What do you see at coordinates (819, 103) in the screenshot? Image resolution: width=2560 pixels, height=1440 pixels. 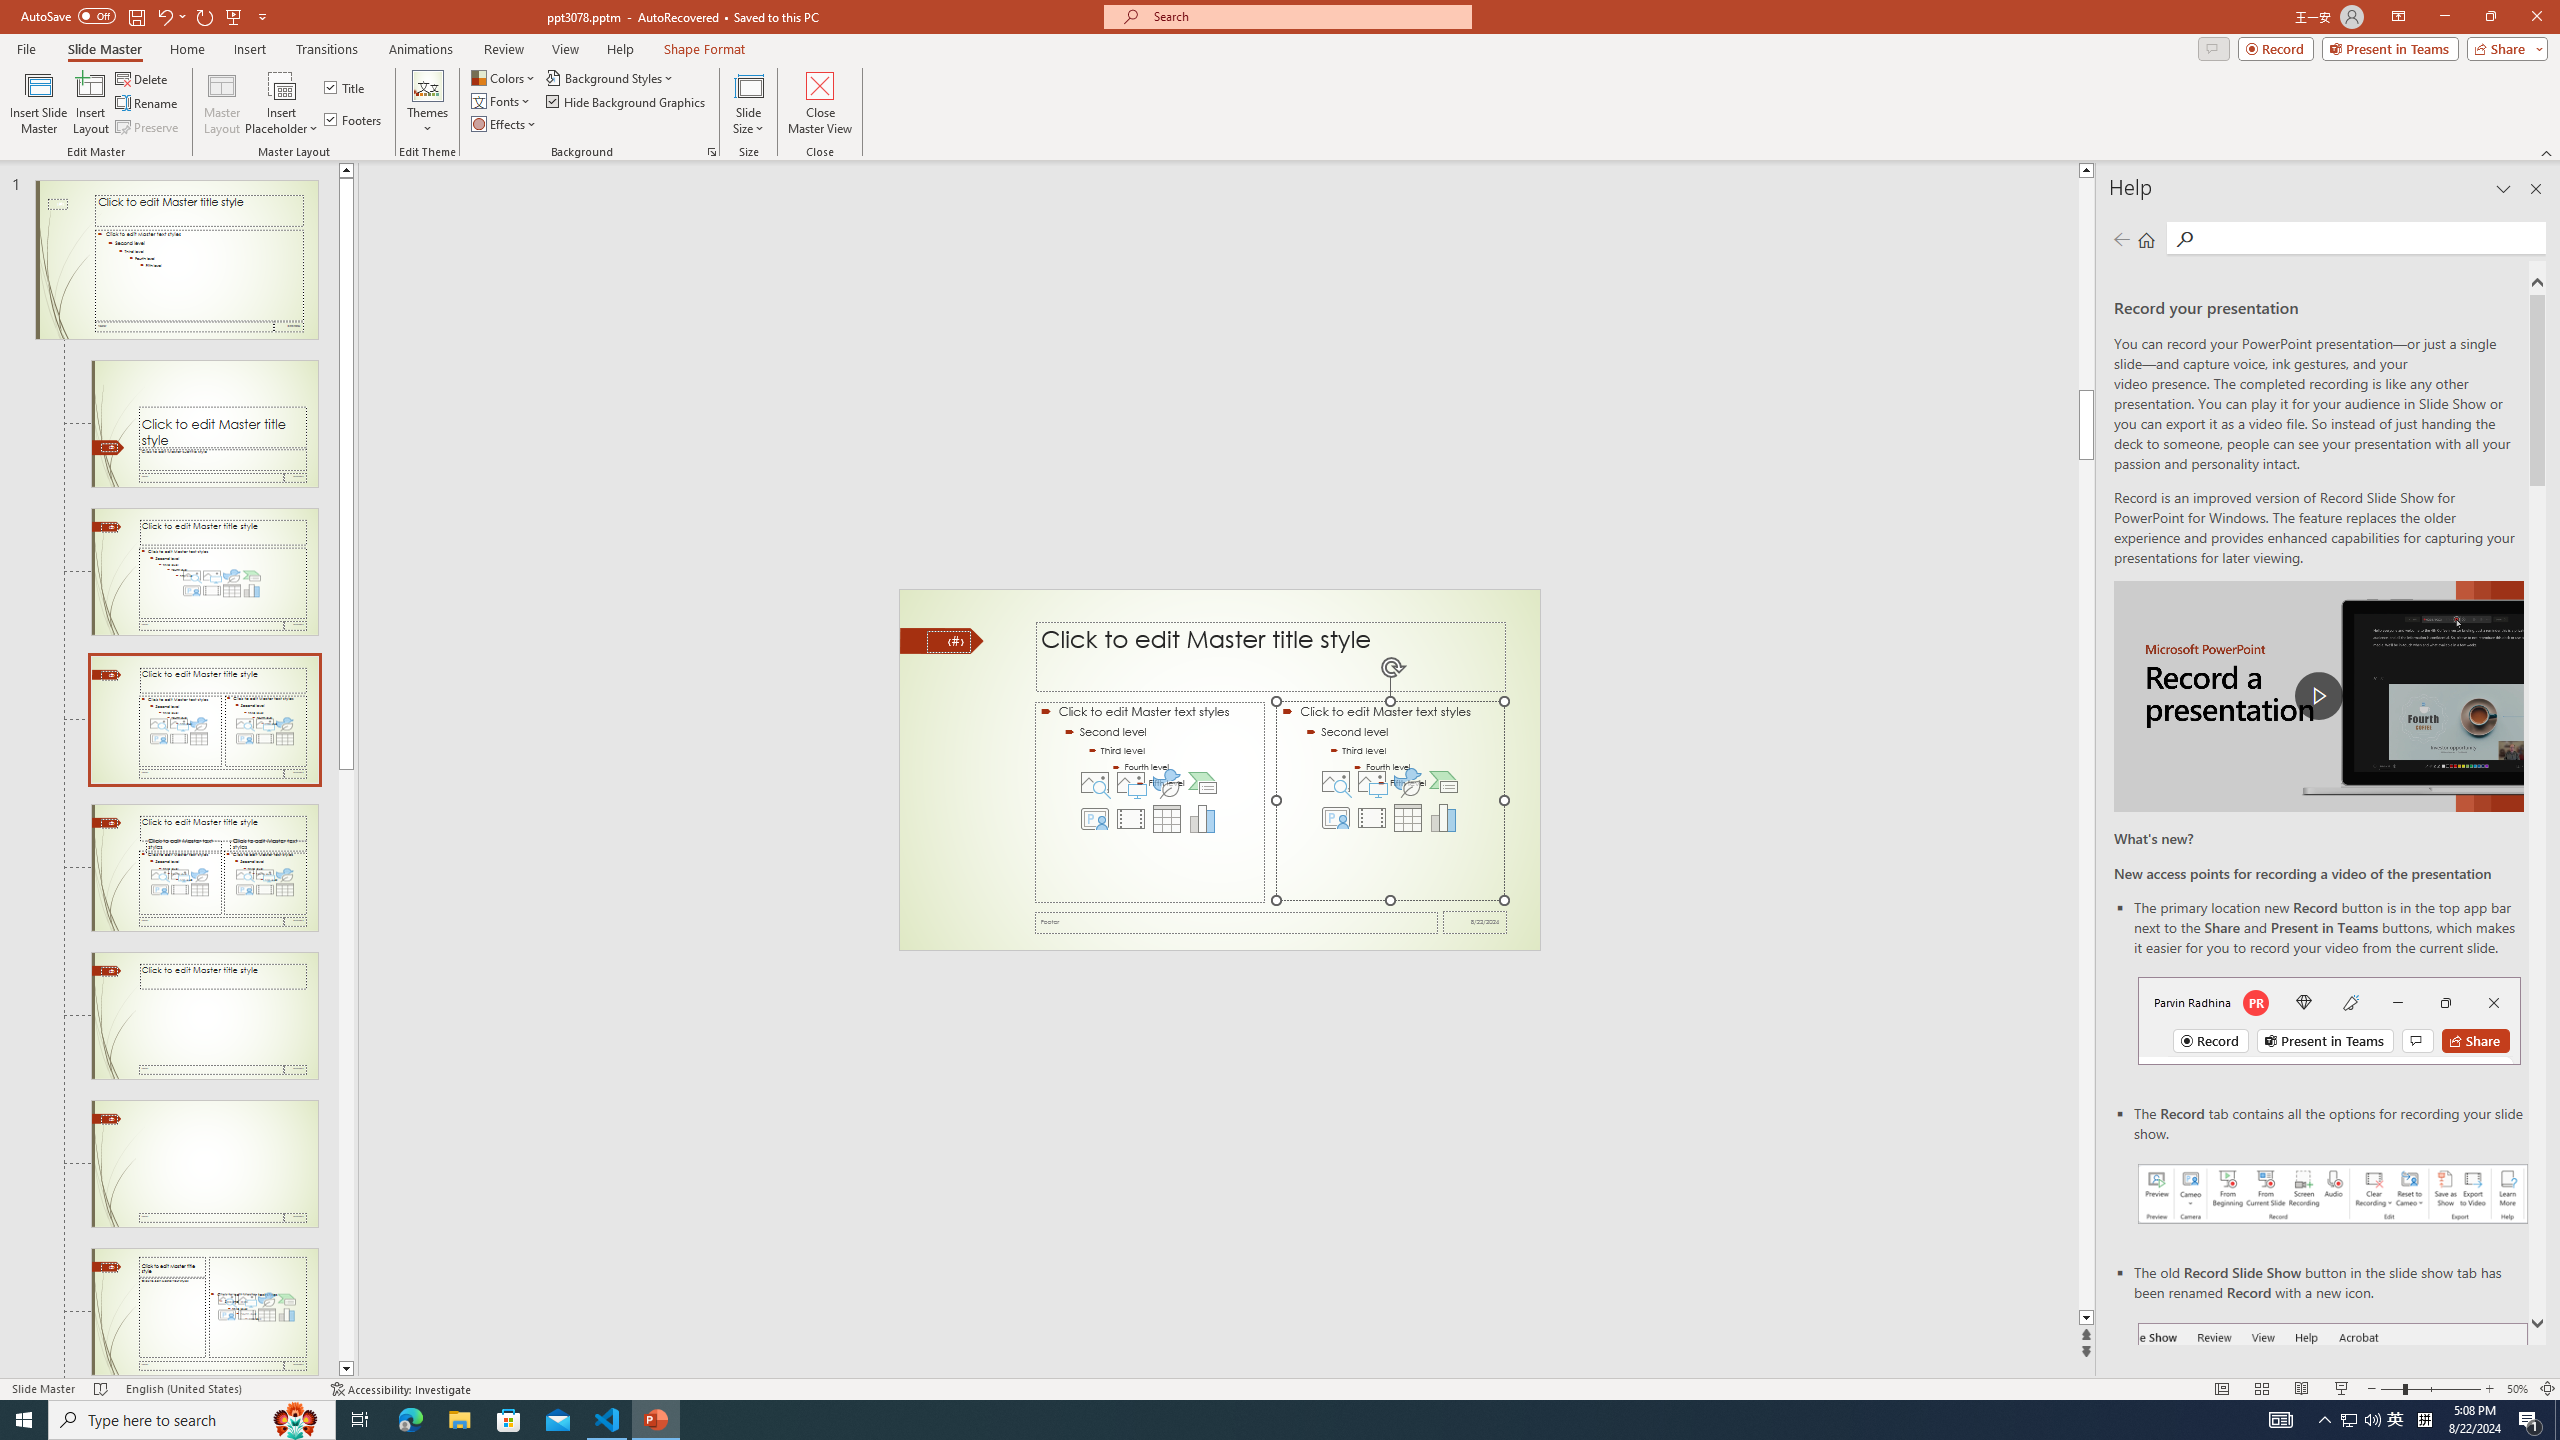 I see `'Close Master View'` at bounding box center [819, 103].